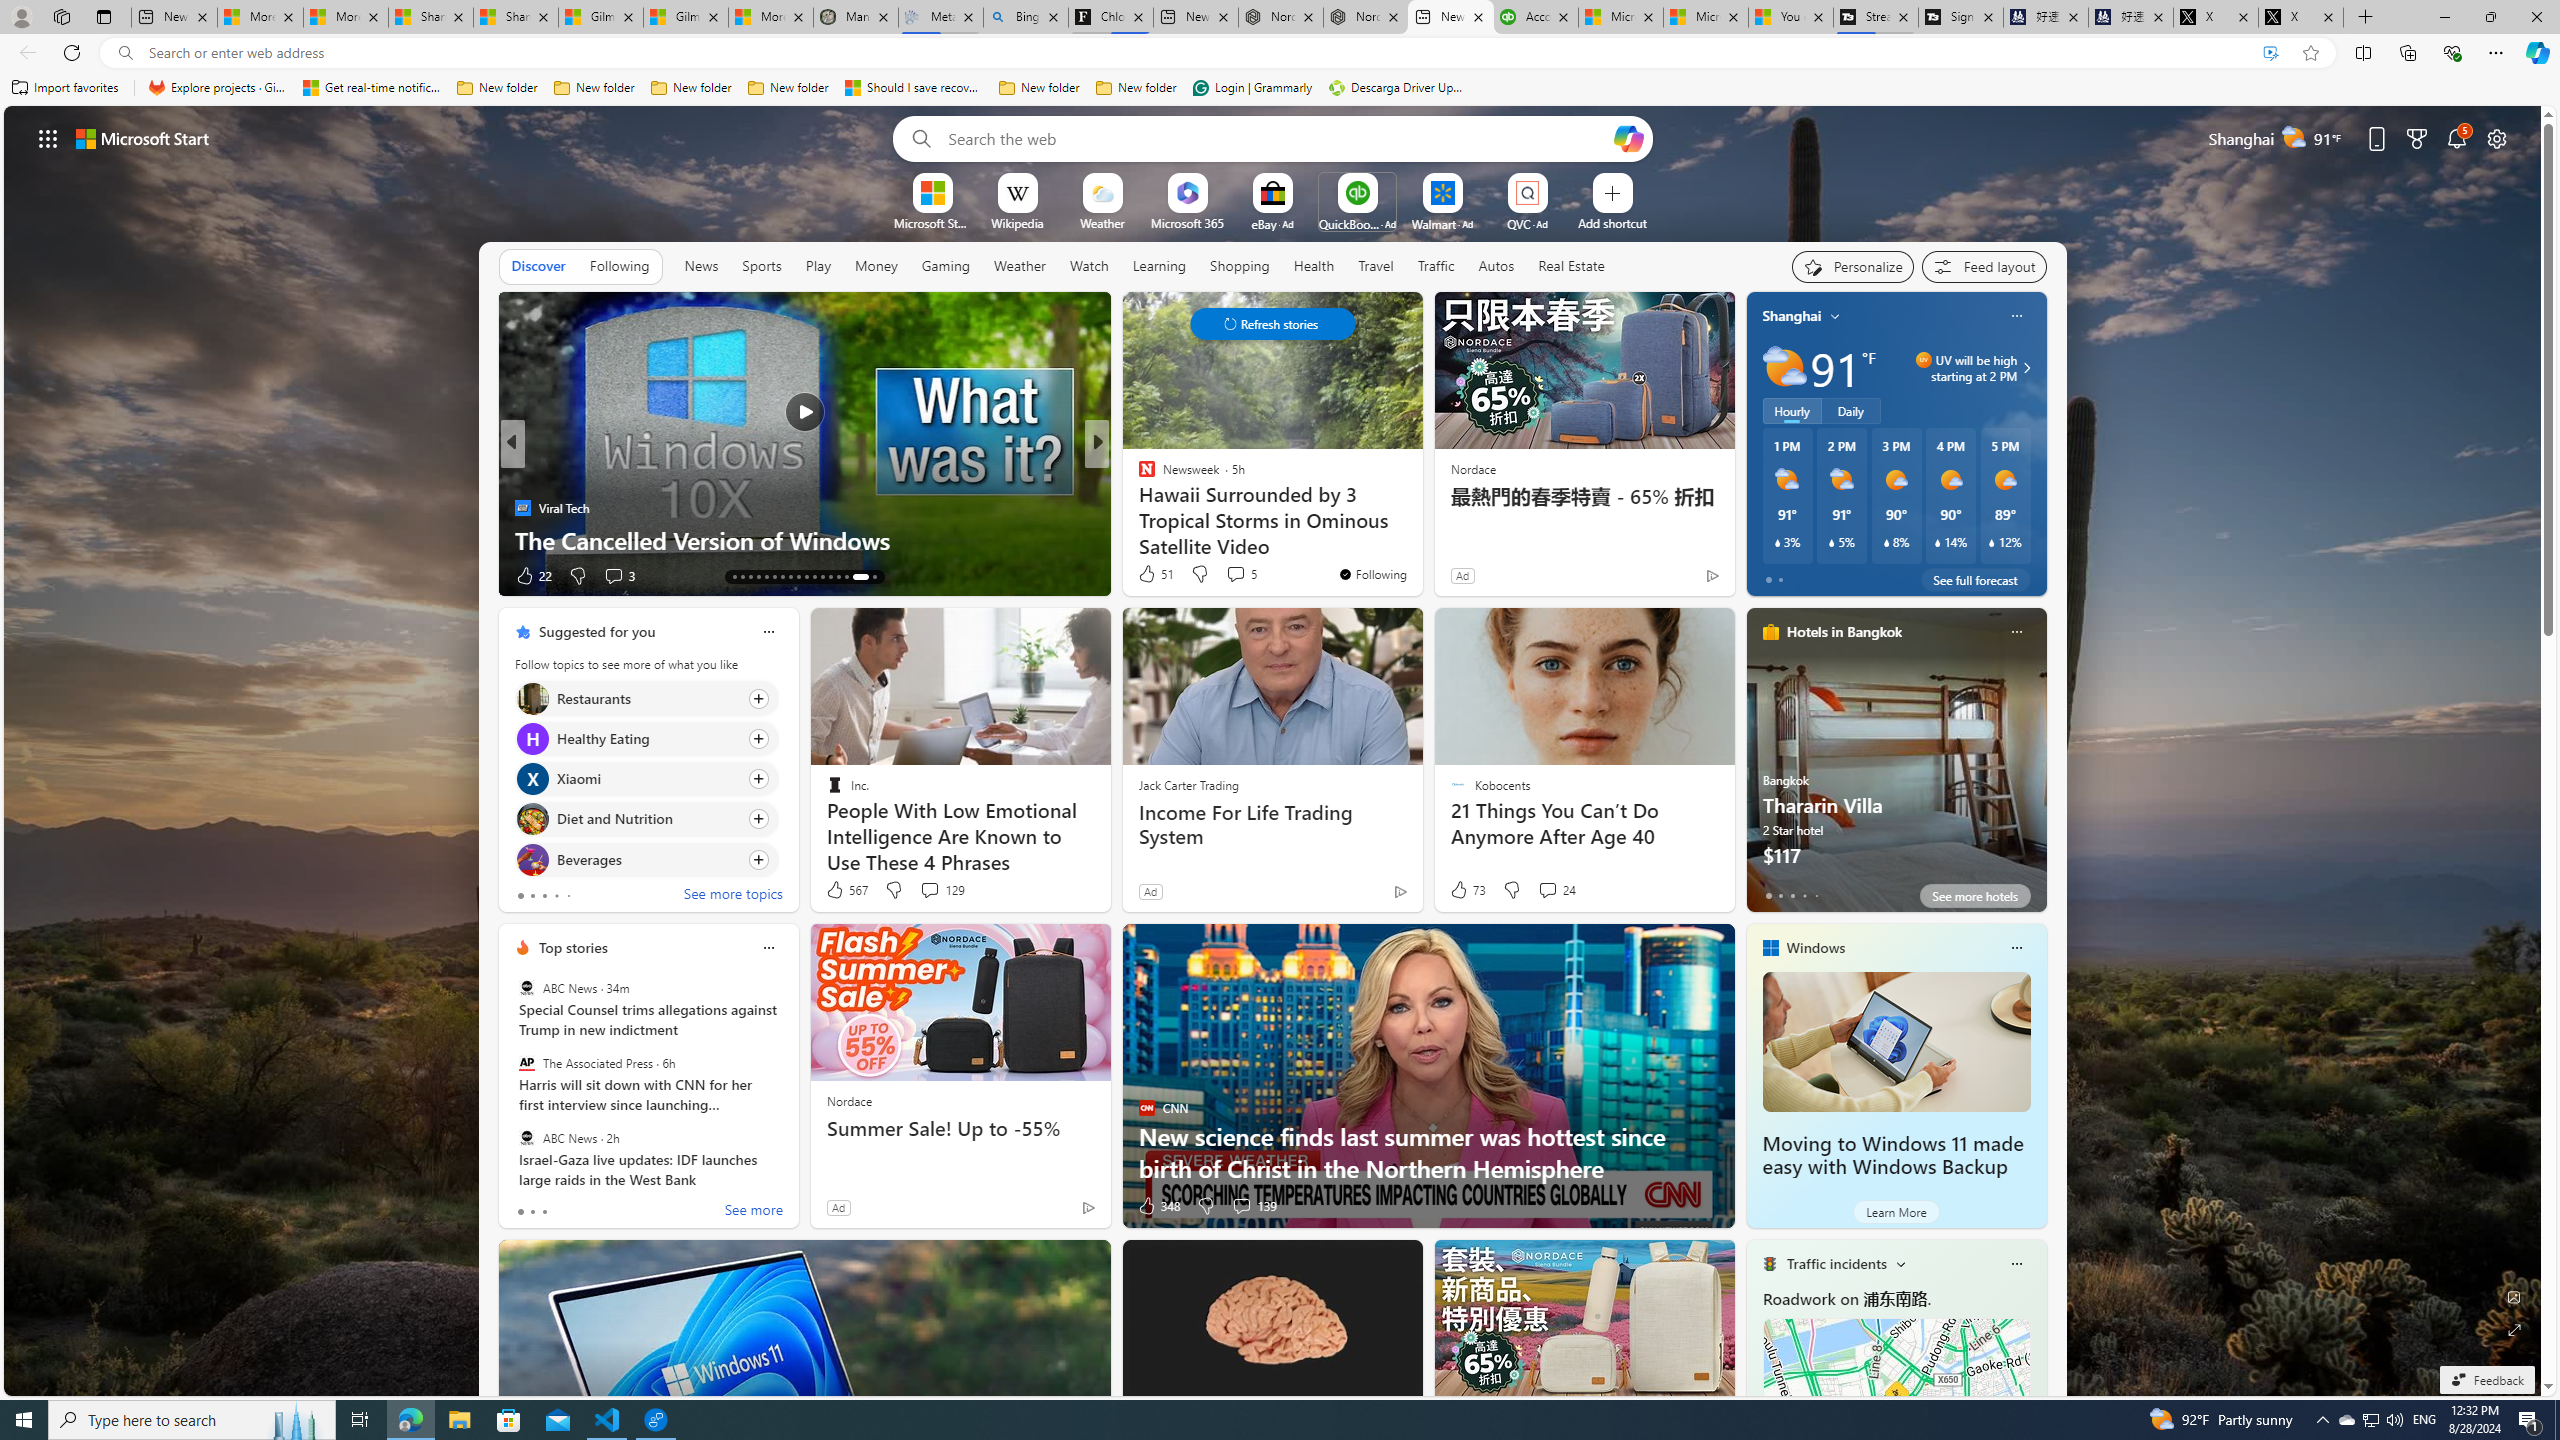 Image resolution: width=2560 pixels, height=1440 pixels. I want to click on 'Shanghai', so click(1791, 315).